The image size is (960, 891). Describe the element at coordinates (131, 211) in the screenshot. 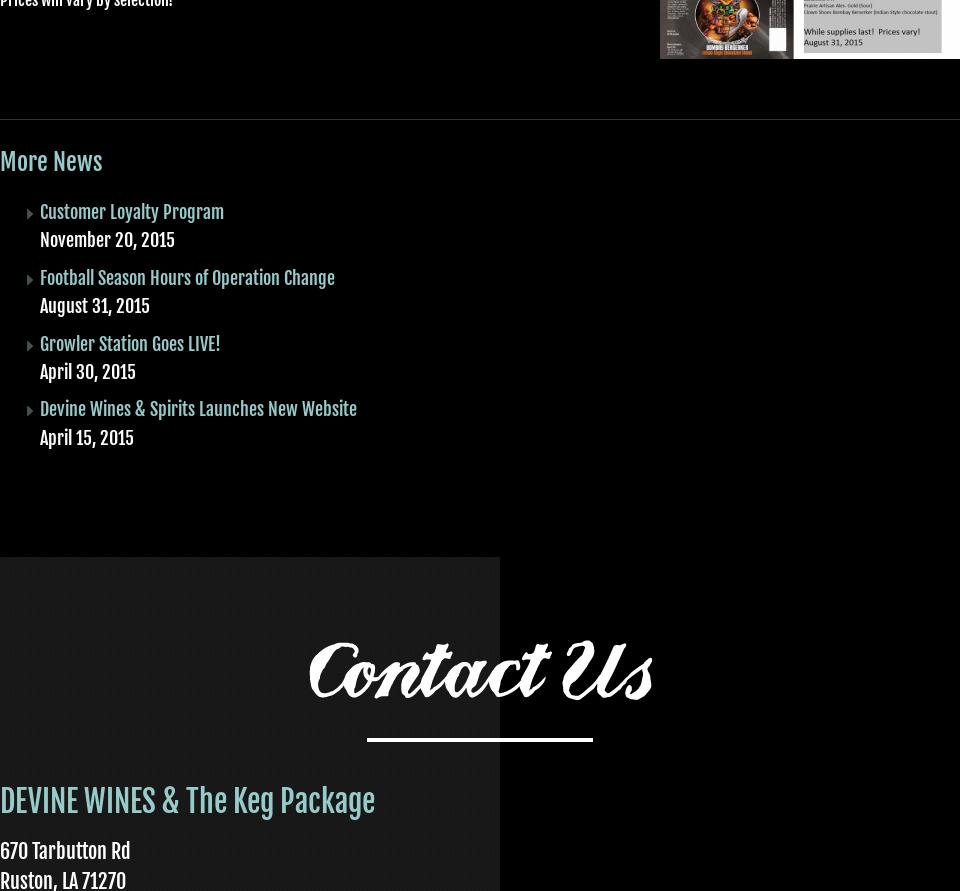

I see `'Customer Loyalty Program'` at that location.